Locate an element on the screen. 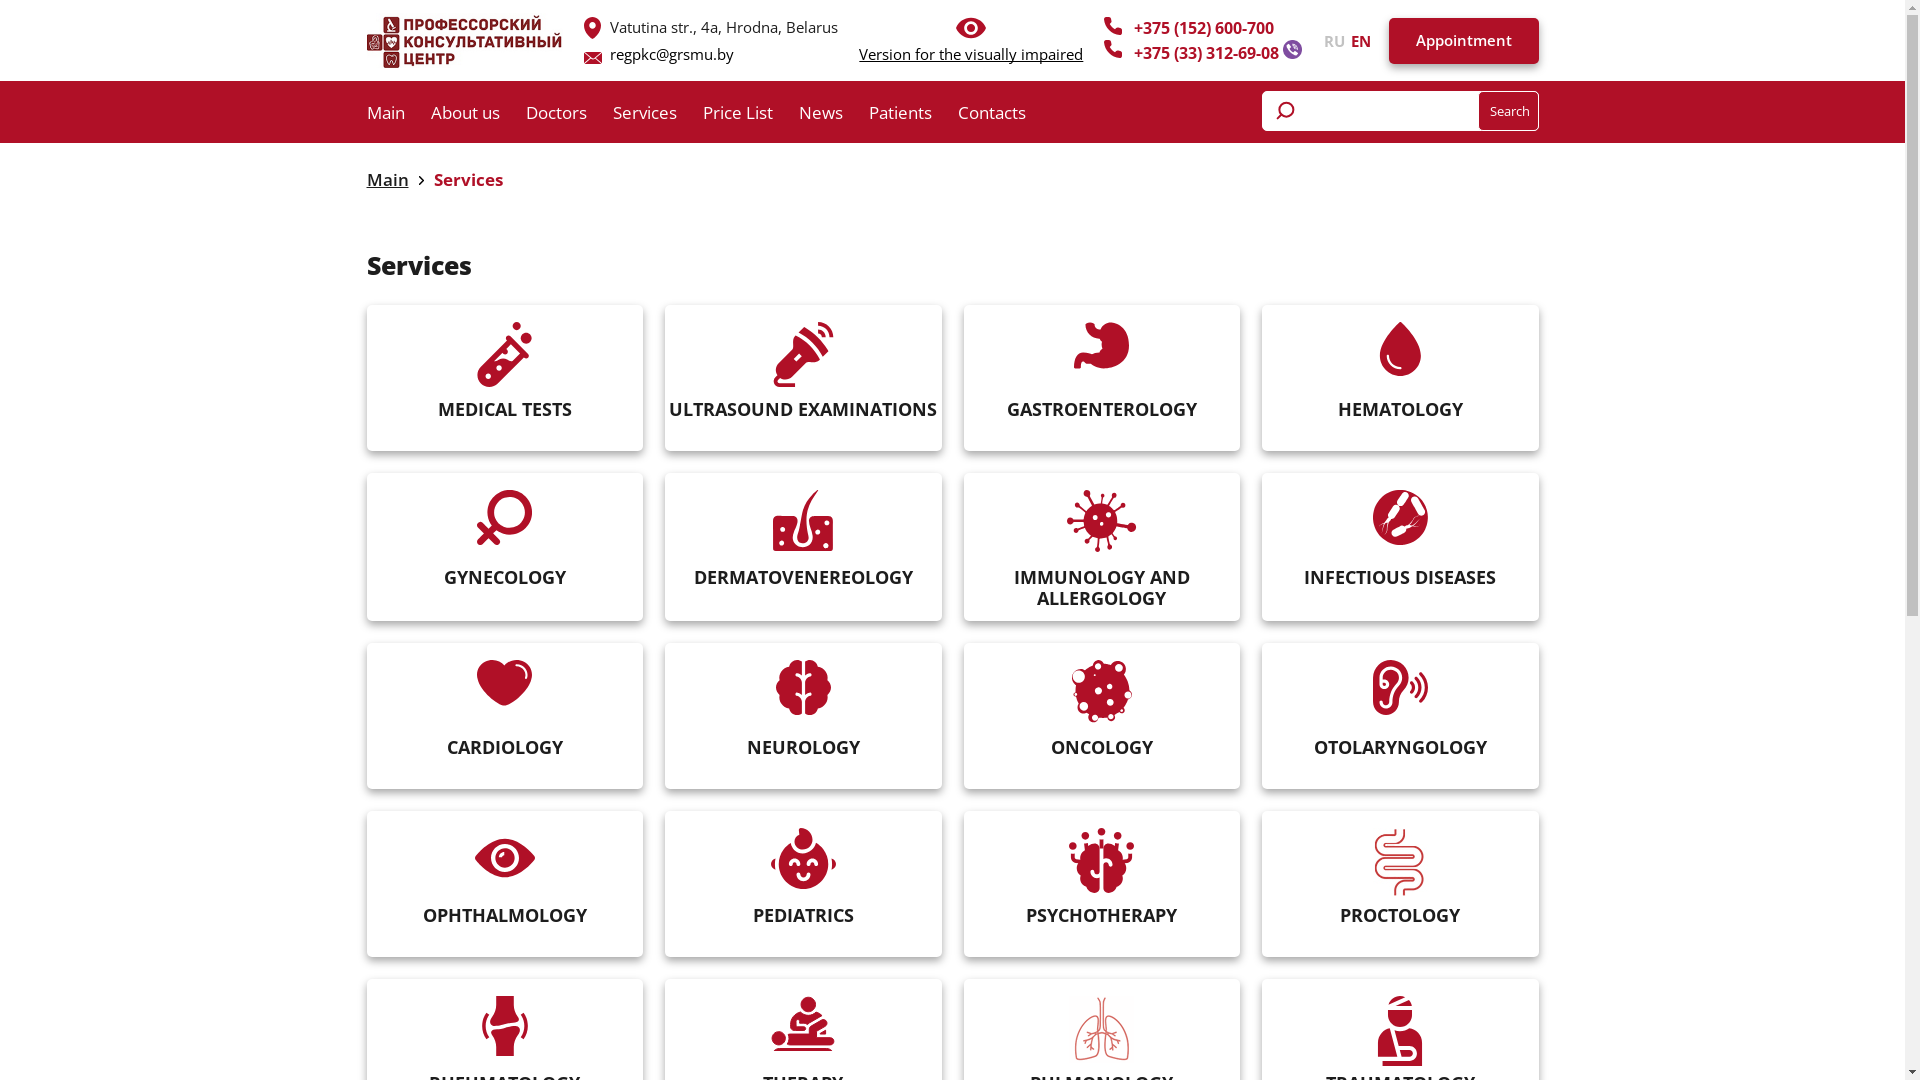 Image resolution: width=1920 pixels, height=1080 pixels. 'Hematology' is located at coordinates (1377, 347).